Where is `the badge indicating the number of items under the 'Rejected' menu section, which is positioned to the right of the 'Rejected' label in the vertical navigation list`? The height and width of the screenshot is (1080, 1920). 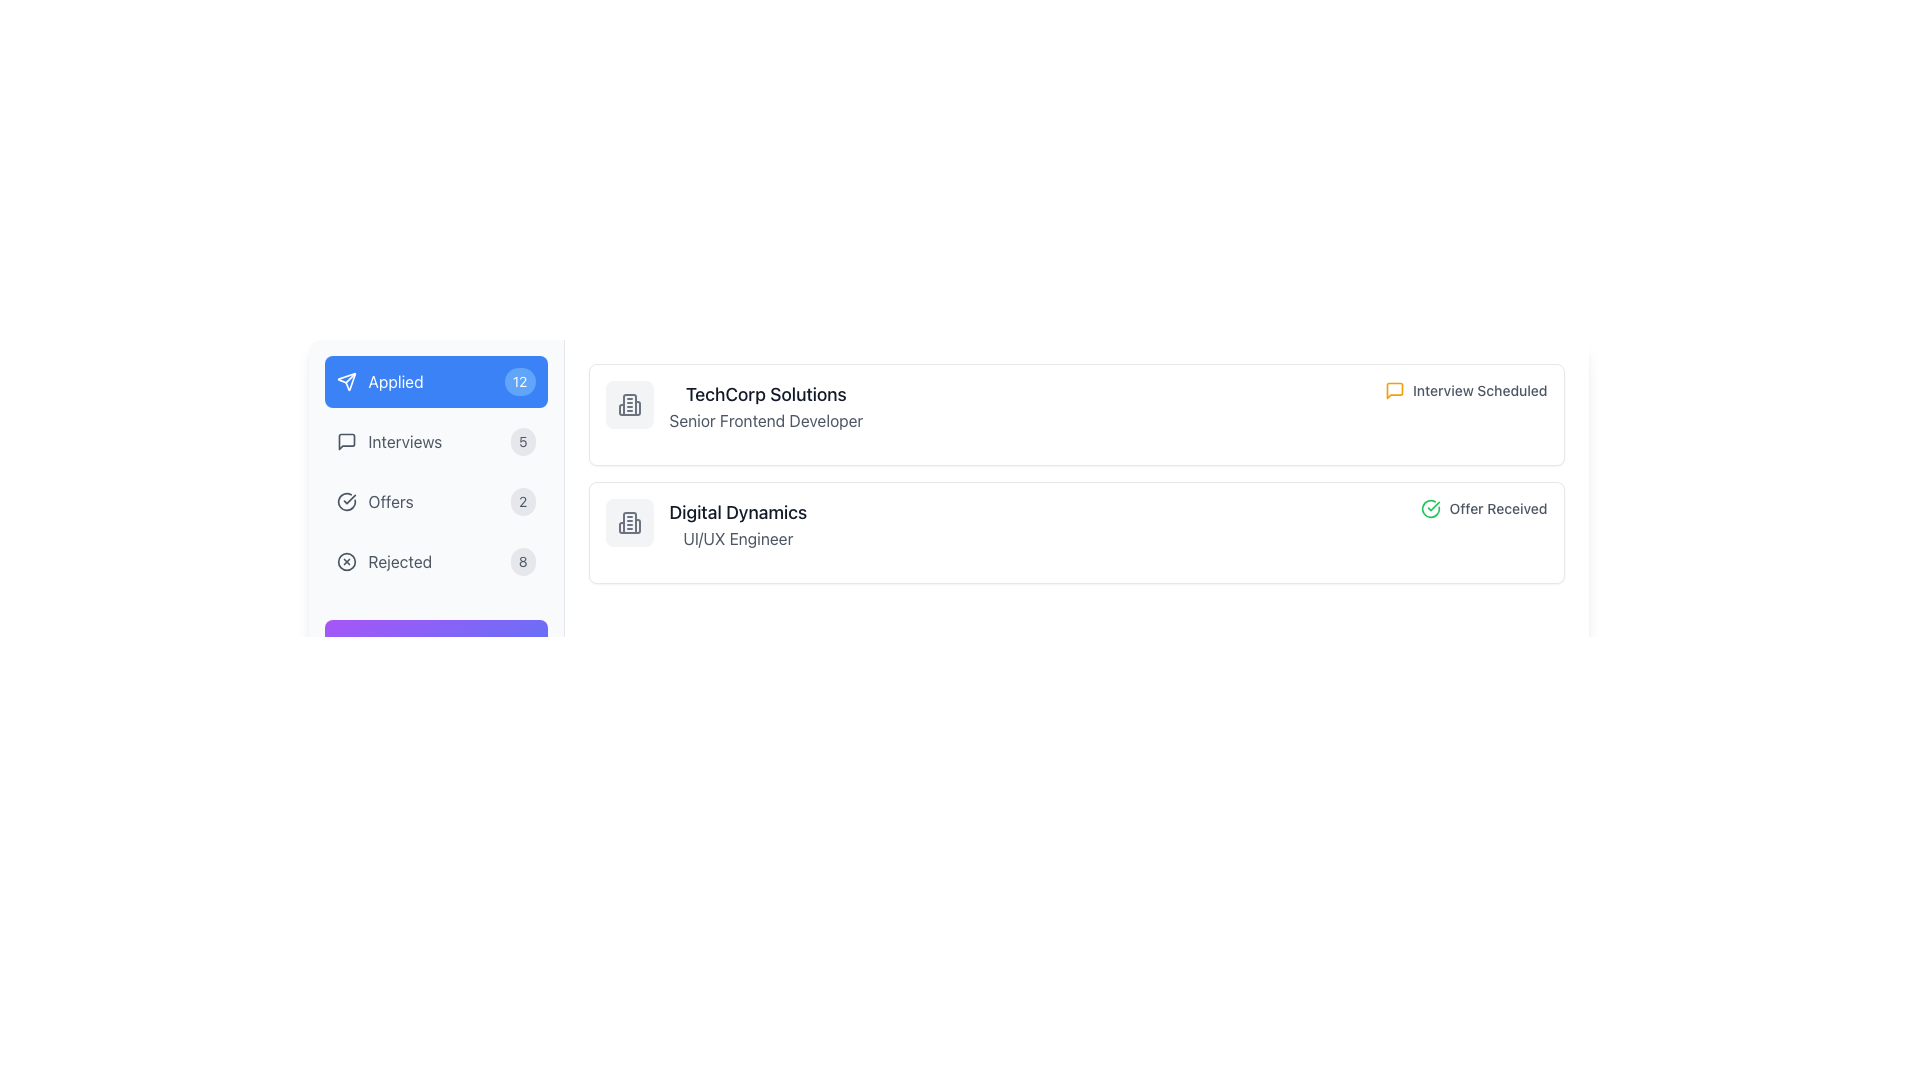
the badge indicating the number of items under the 'Rejected' menu section, which is positioned to the right of the 'Rejected' label in the vertical navigation list is located at coordinates (523, 562).